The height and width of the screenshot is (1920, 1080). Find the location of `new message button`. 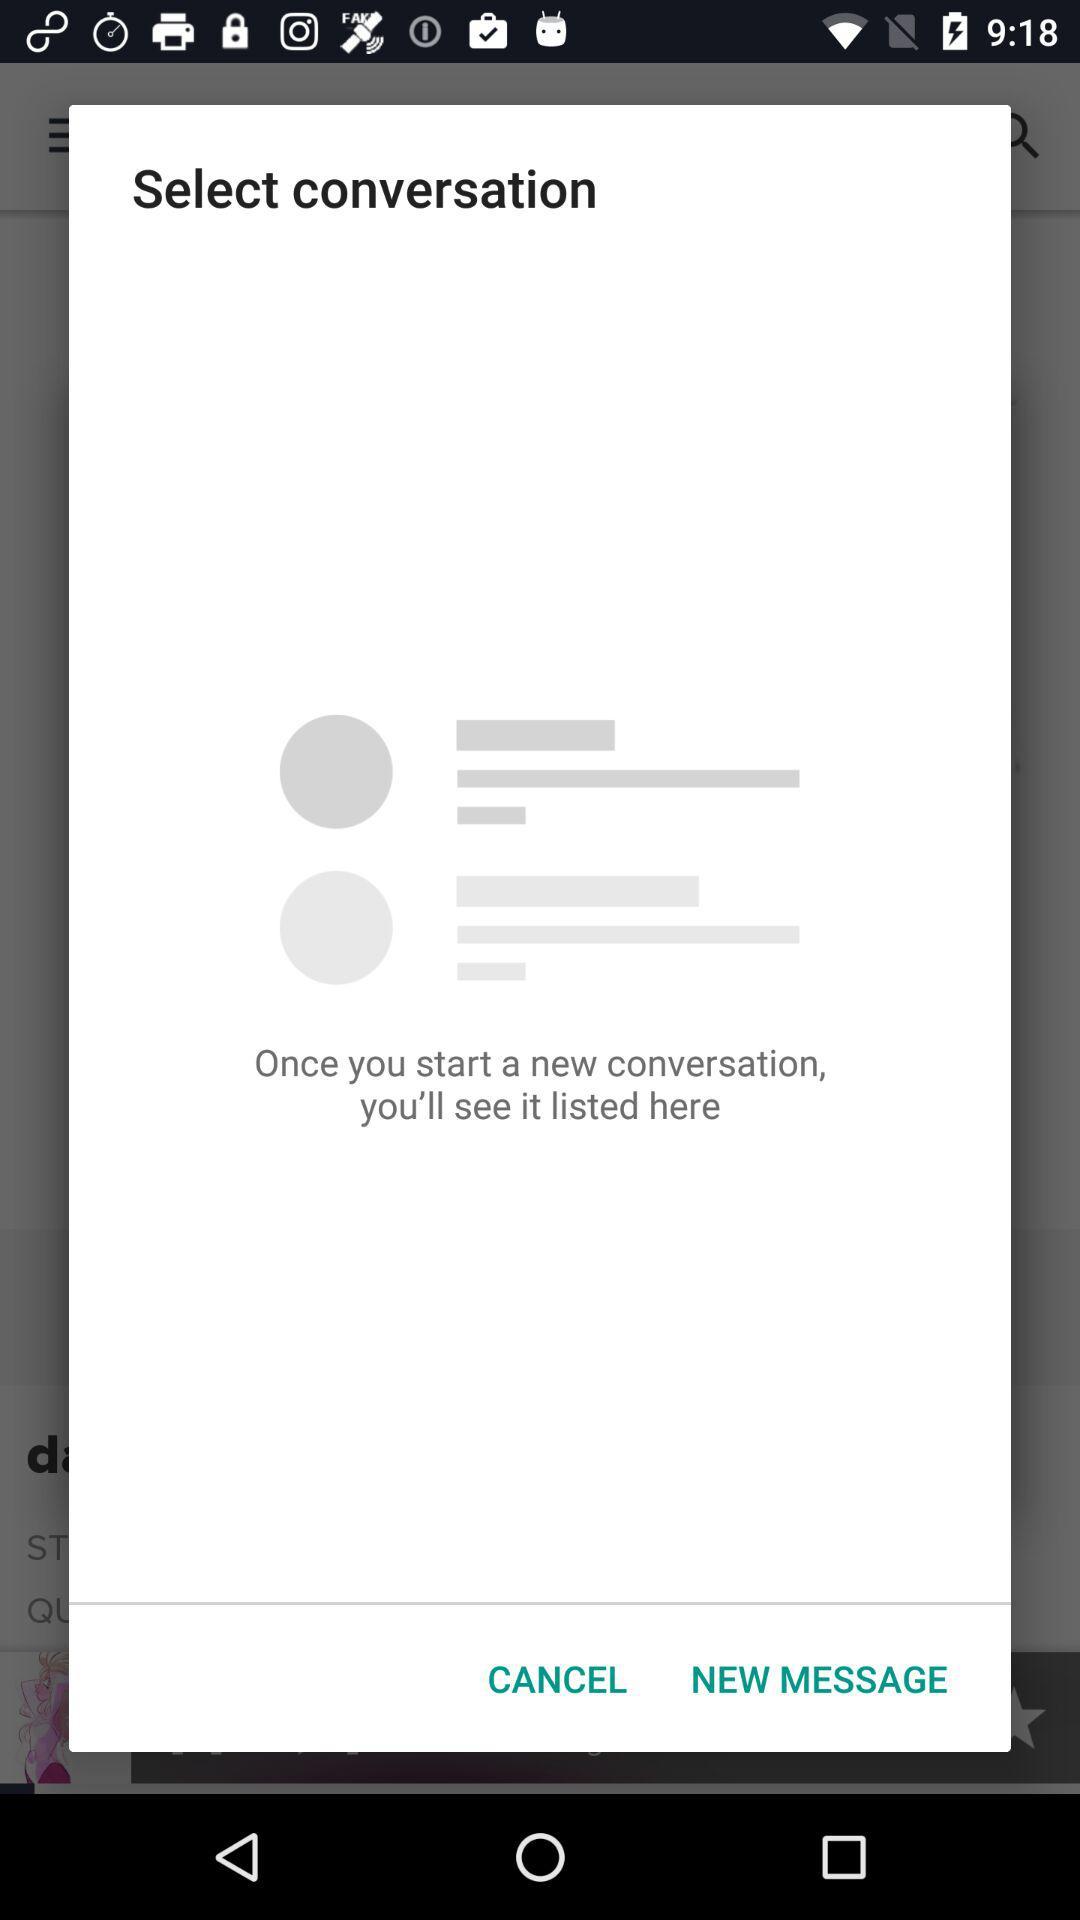

new message button is located at coordinates (819, 1678).